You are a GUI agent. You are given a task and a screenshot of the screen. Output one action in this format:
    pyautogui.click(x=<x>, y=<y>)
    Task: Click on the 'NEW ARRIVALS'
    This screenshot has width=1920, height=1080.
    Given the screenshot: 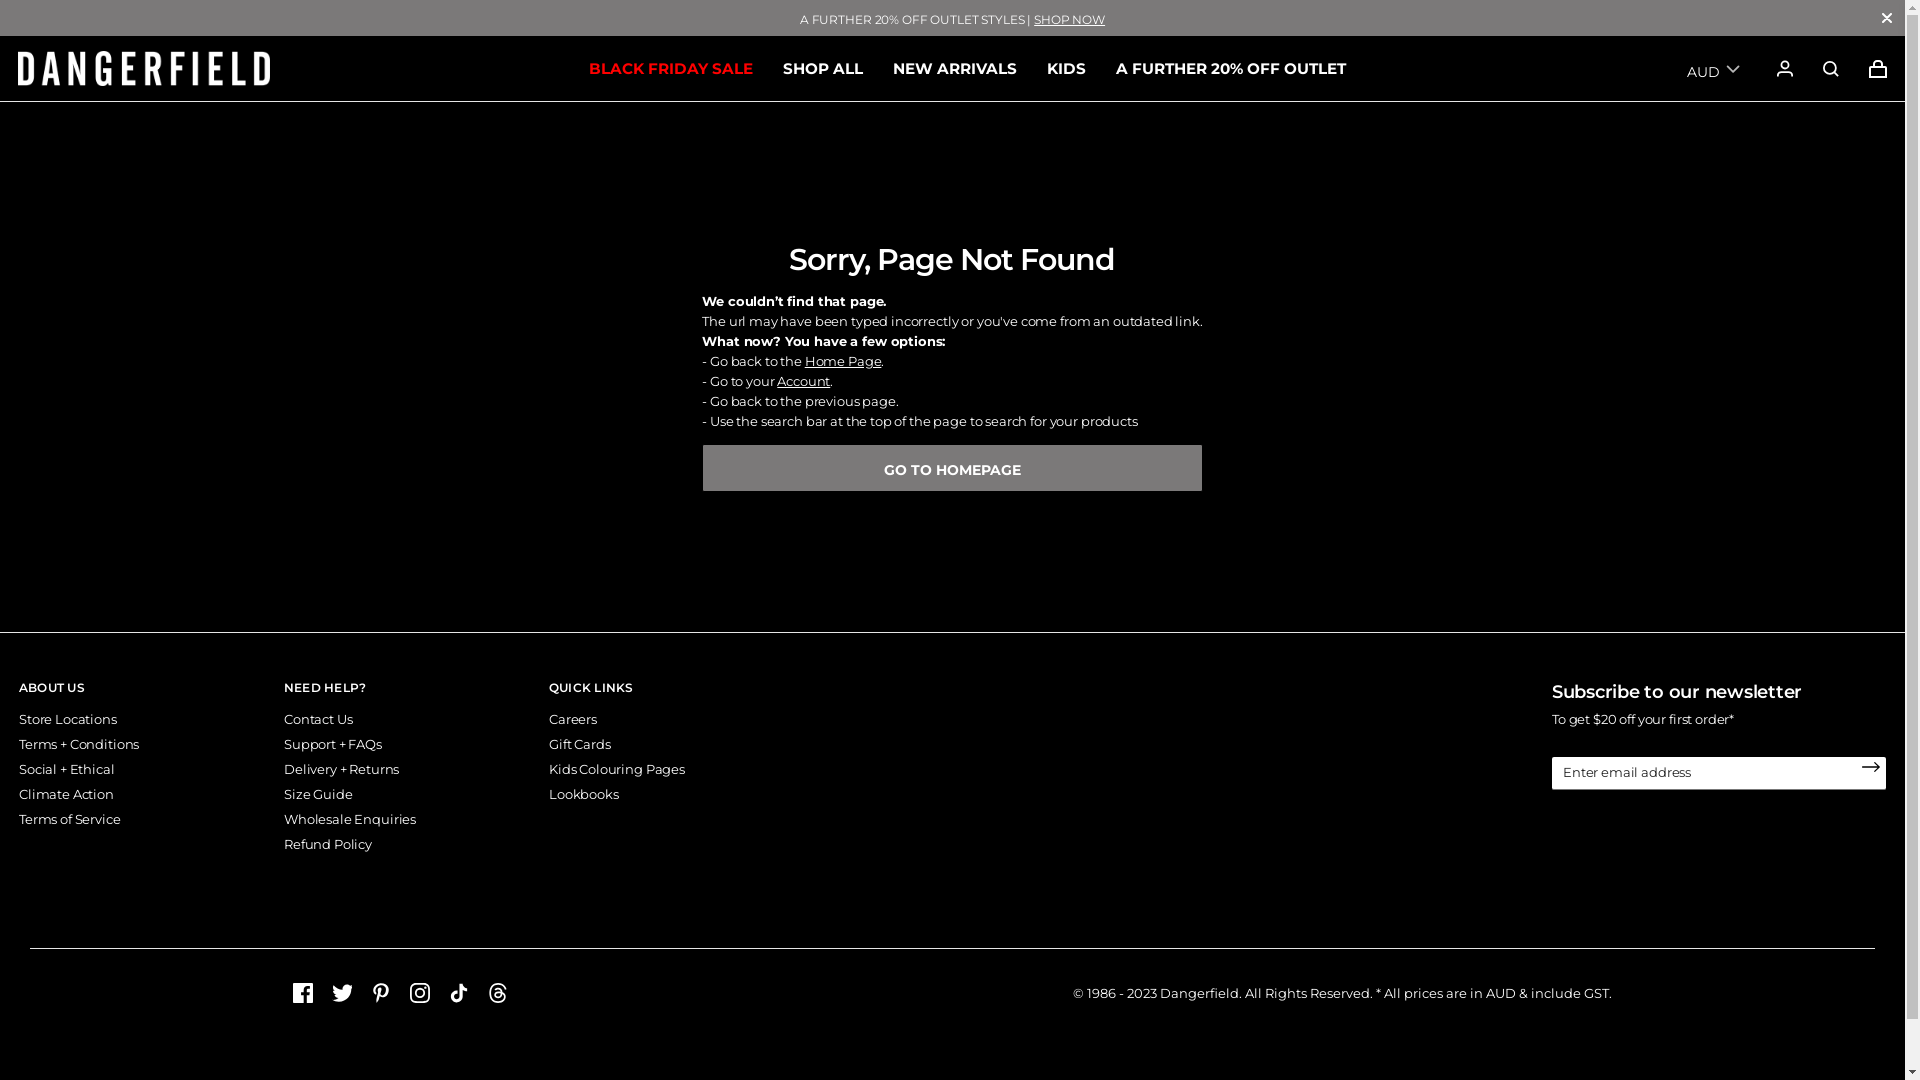 What is the action you would take?
    pyautogui.click(x=953, y=67)
    